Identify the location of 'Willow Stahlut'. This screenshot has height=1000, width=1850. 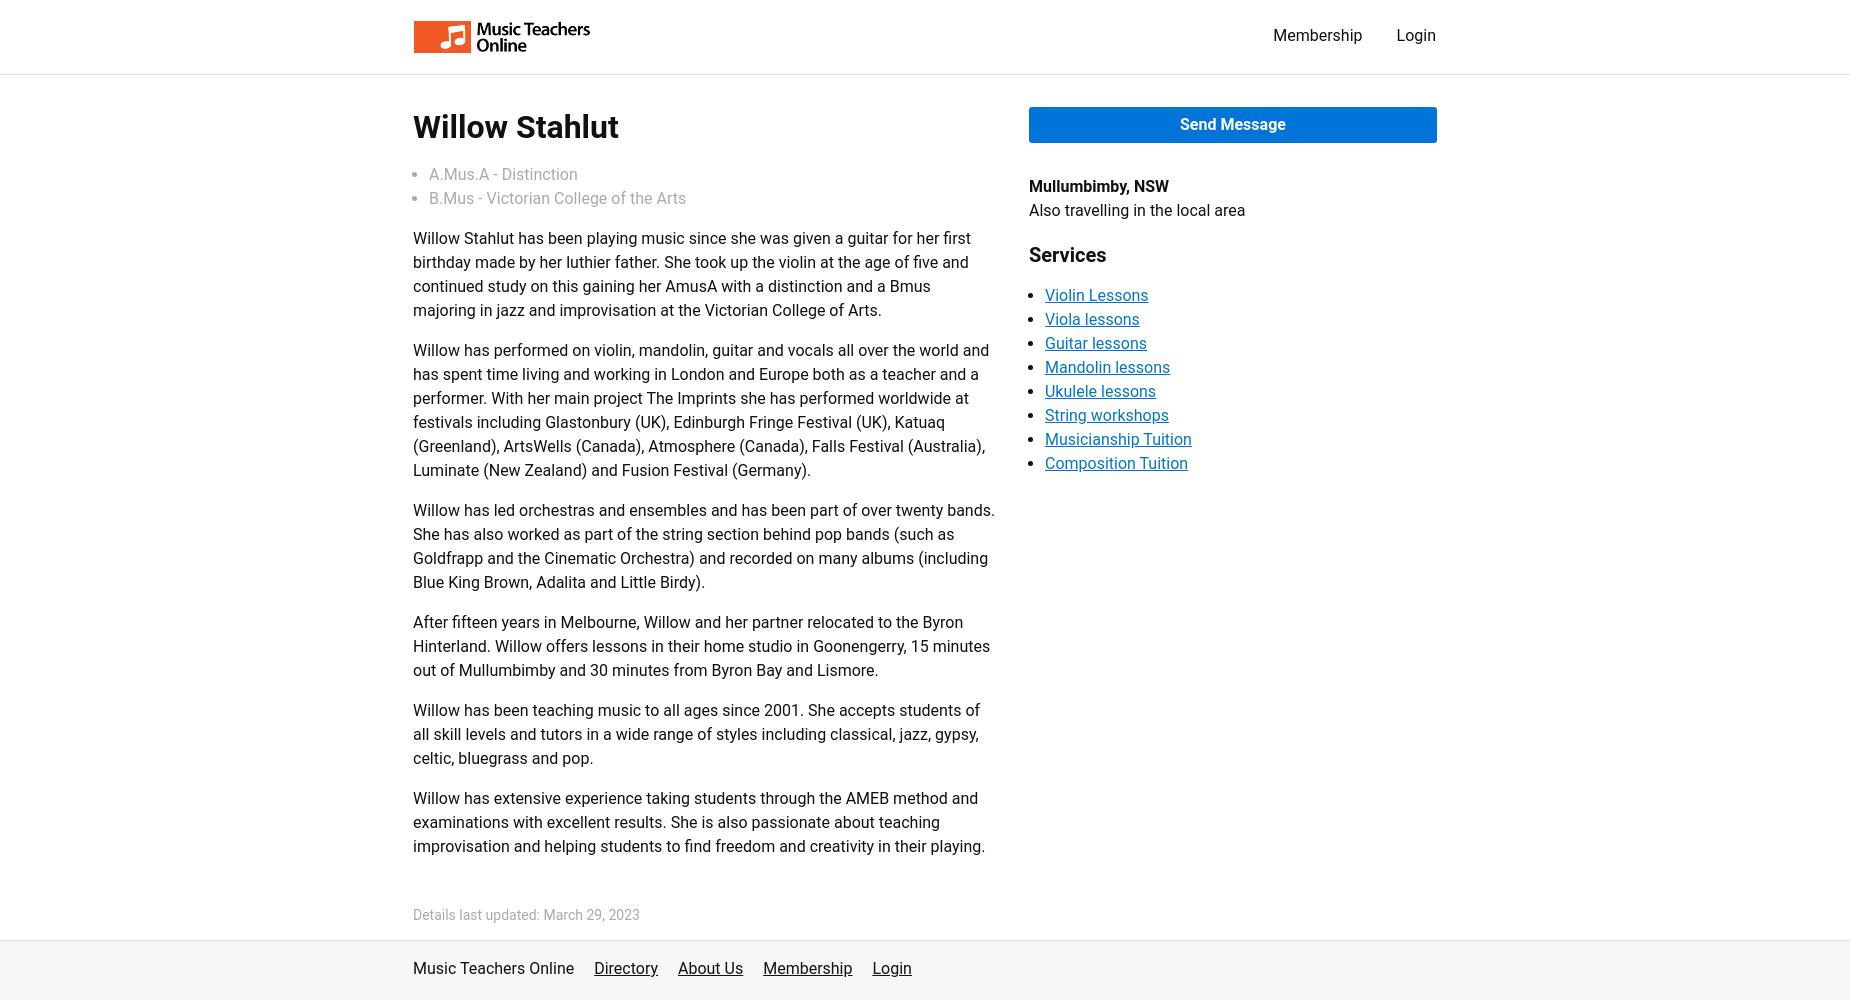
(515, 127).